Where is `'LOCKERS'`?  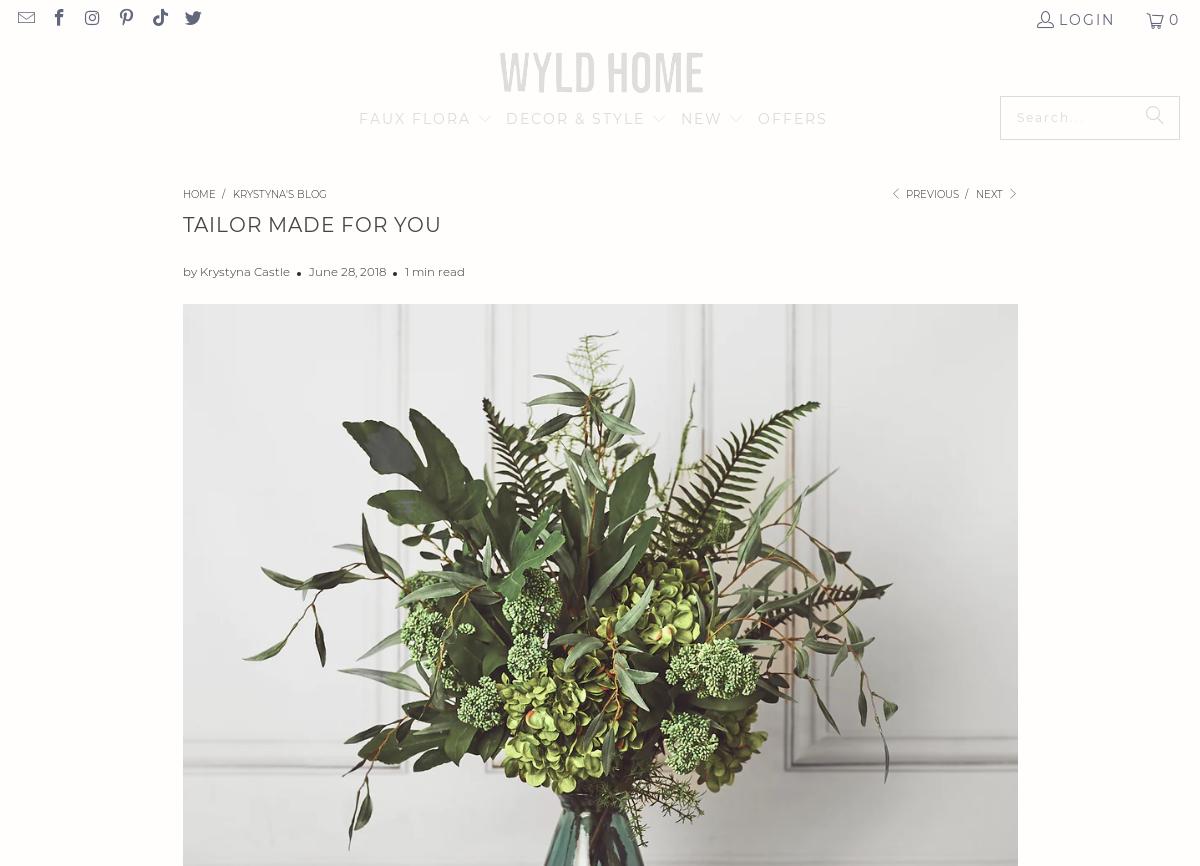
'LOCKERS' is located at coordinates (566, 491).